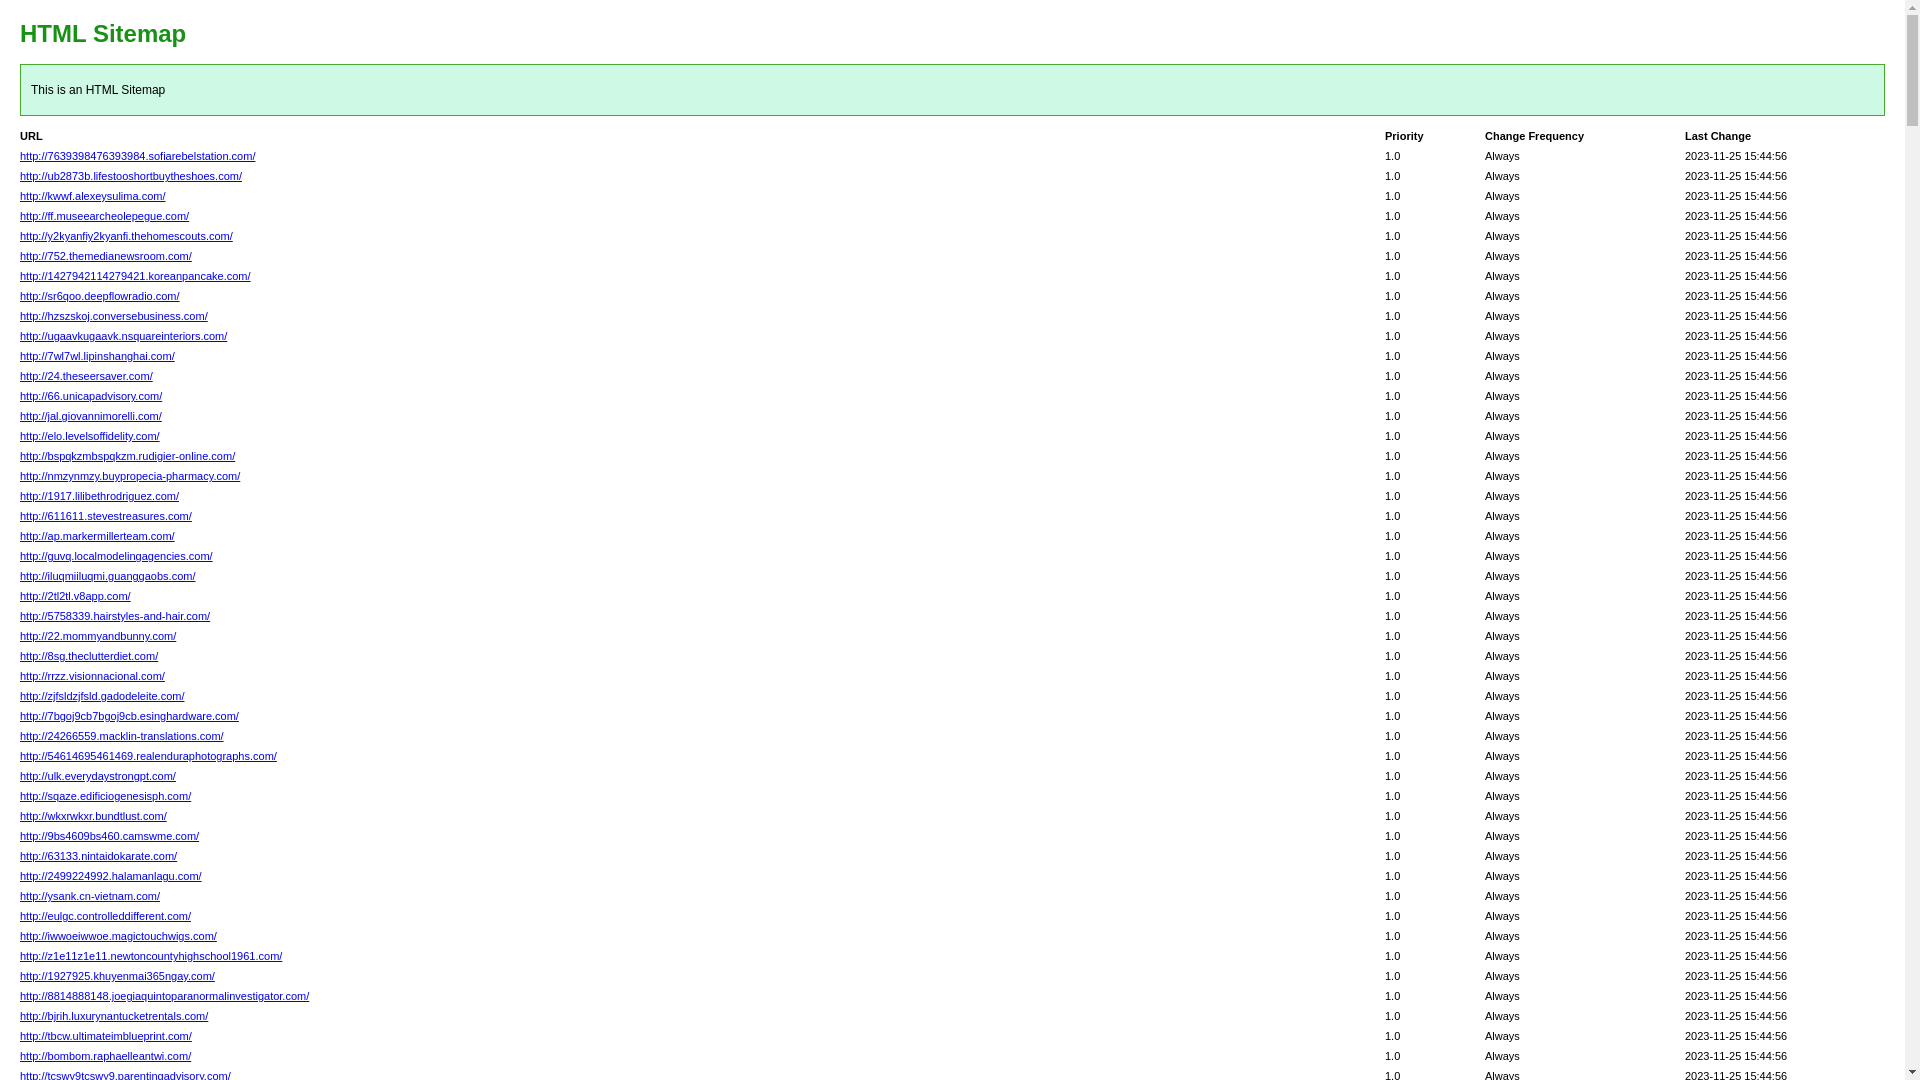 This screenshot has height=1080, width=1920. I want to click on 'http://guvq.localmodelingagencies.com/', so click(115, 555).